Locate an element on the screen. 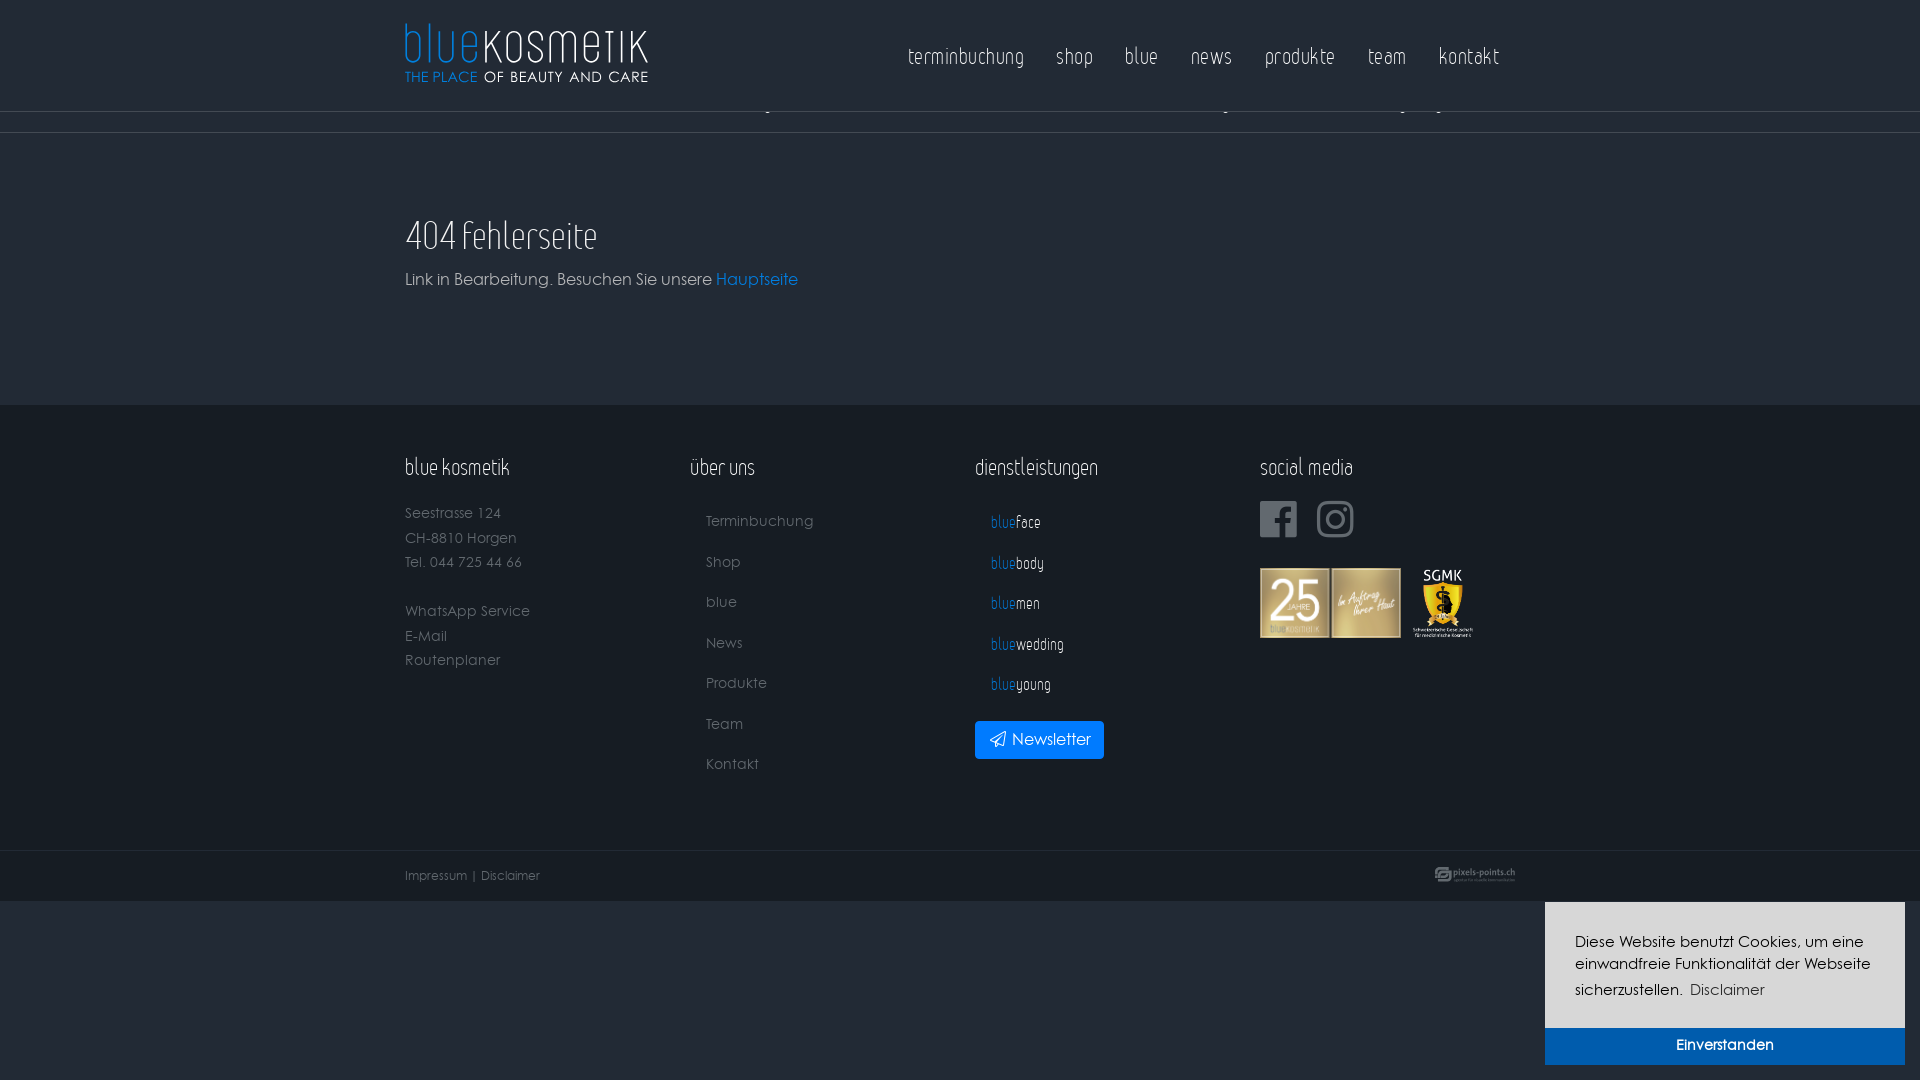 Image resolution: width=1920 pixels, height=1080 pixels. 'blueyoung' is located at coordinates (1101, 683).